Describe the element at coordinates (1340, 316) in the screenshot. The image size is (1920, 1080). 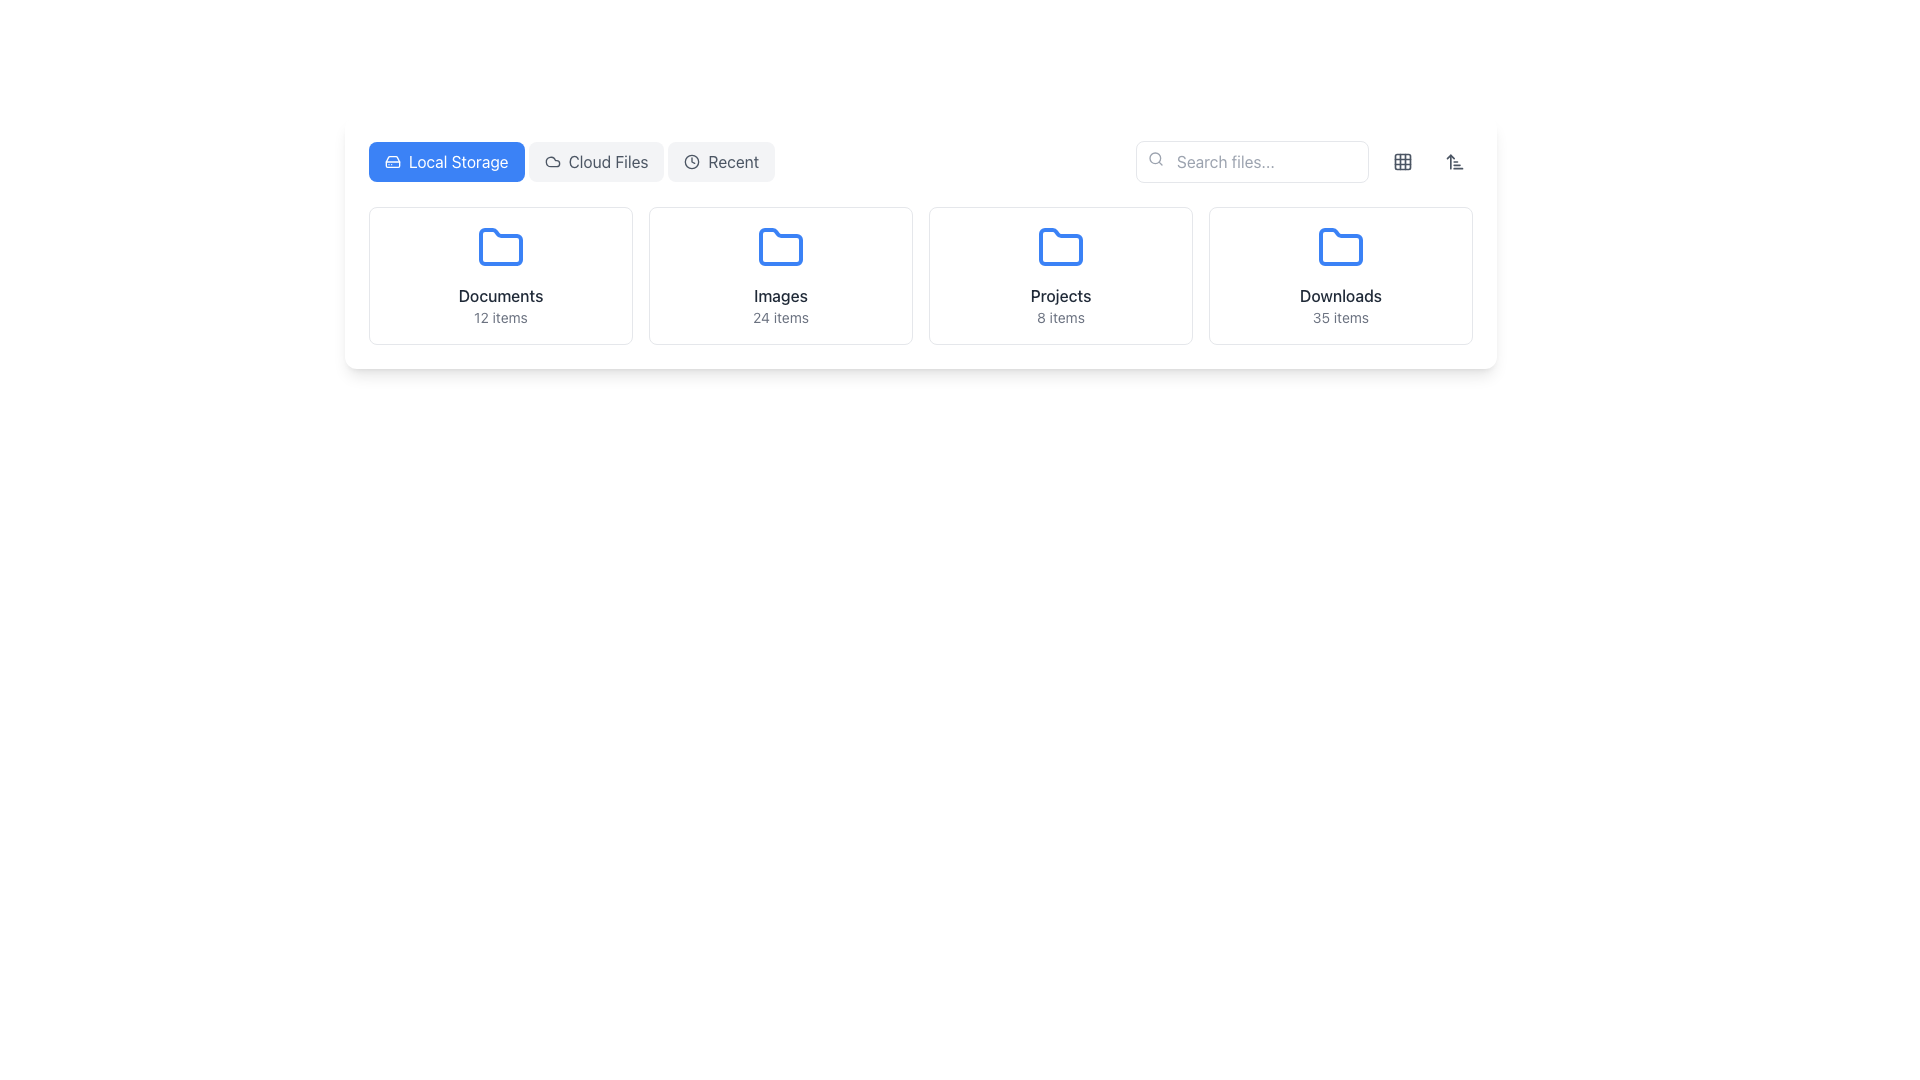
I see `the gray text label displaying '35 items', which is located under the title 'Downloads' and is part of the section for folders` at that location.